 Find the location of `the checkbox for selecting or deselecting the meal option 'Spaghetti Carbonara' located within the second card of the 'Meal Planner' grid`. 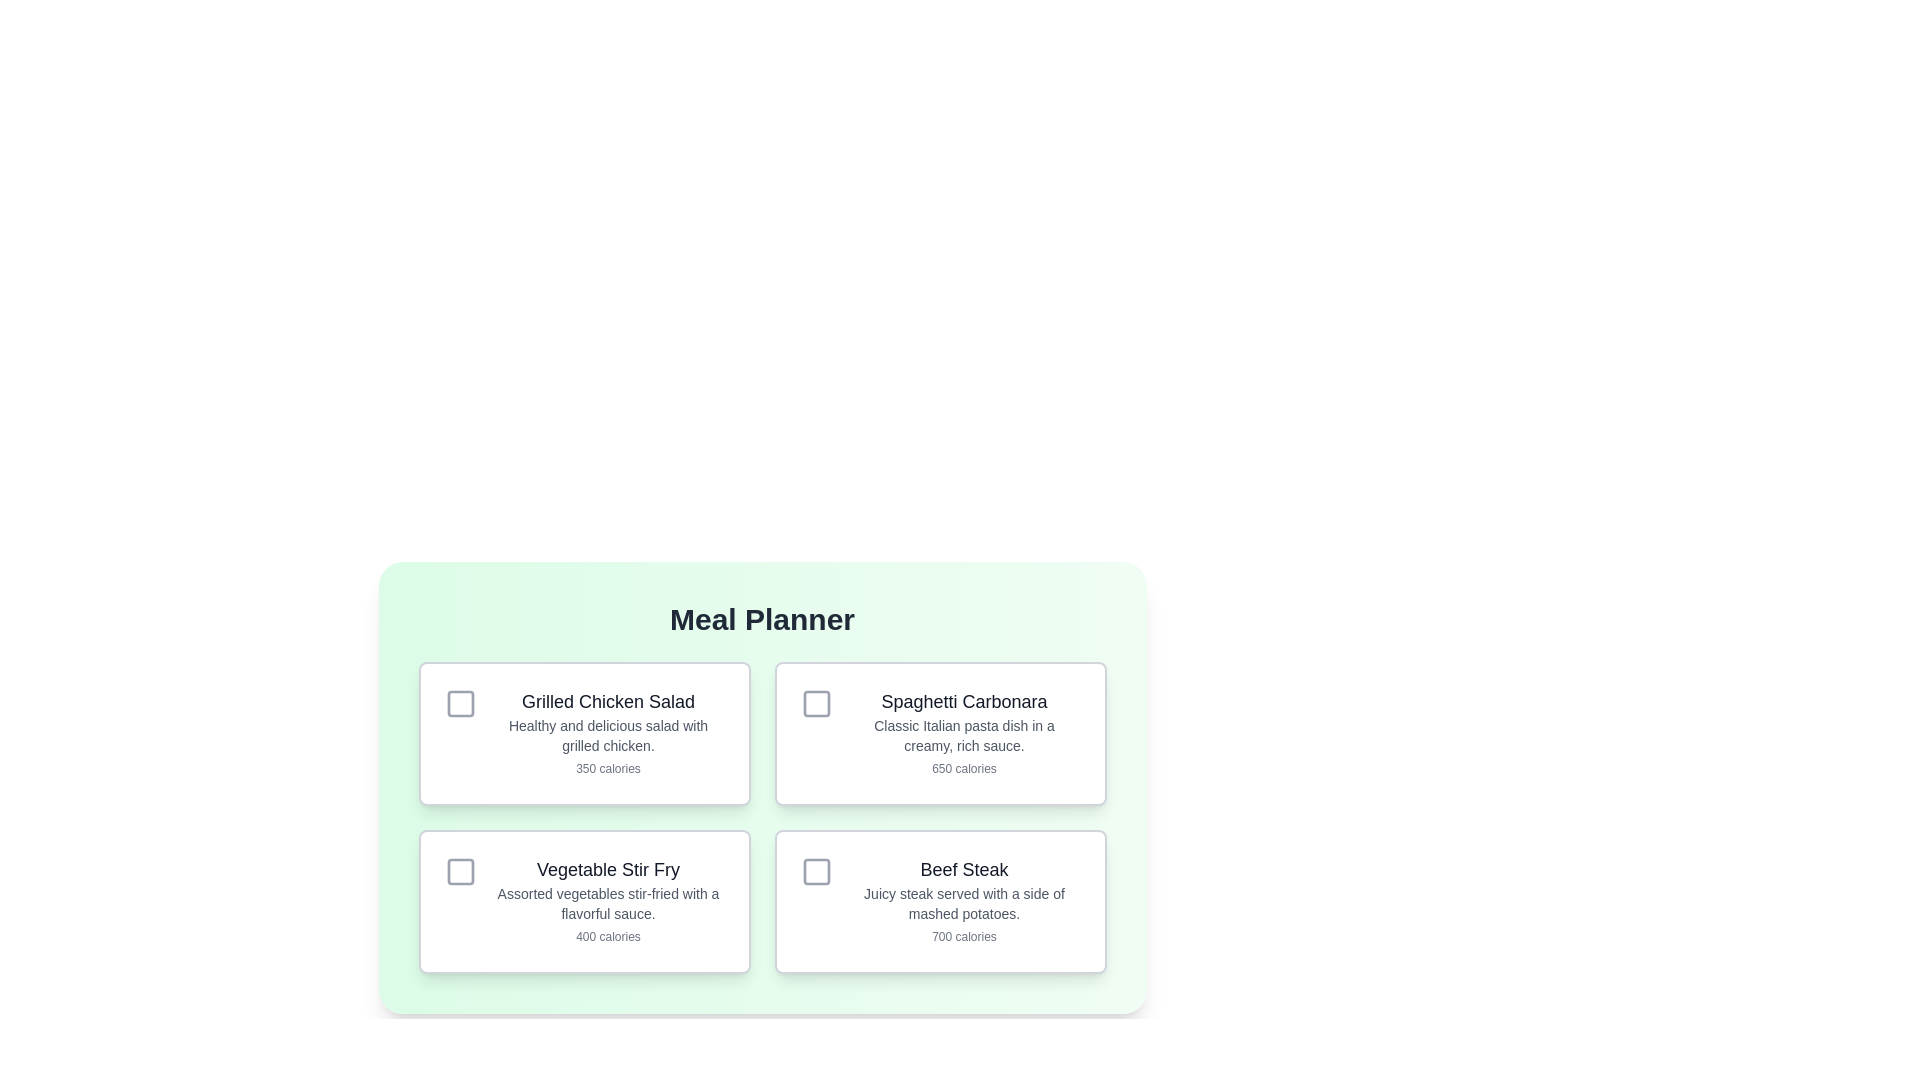

the checkbox for selecting or deselecting the meal option 'Spaghetti Carbonara' located within the second card of the 'Meal Planner' grid is located at coordinates (816, 703).